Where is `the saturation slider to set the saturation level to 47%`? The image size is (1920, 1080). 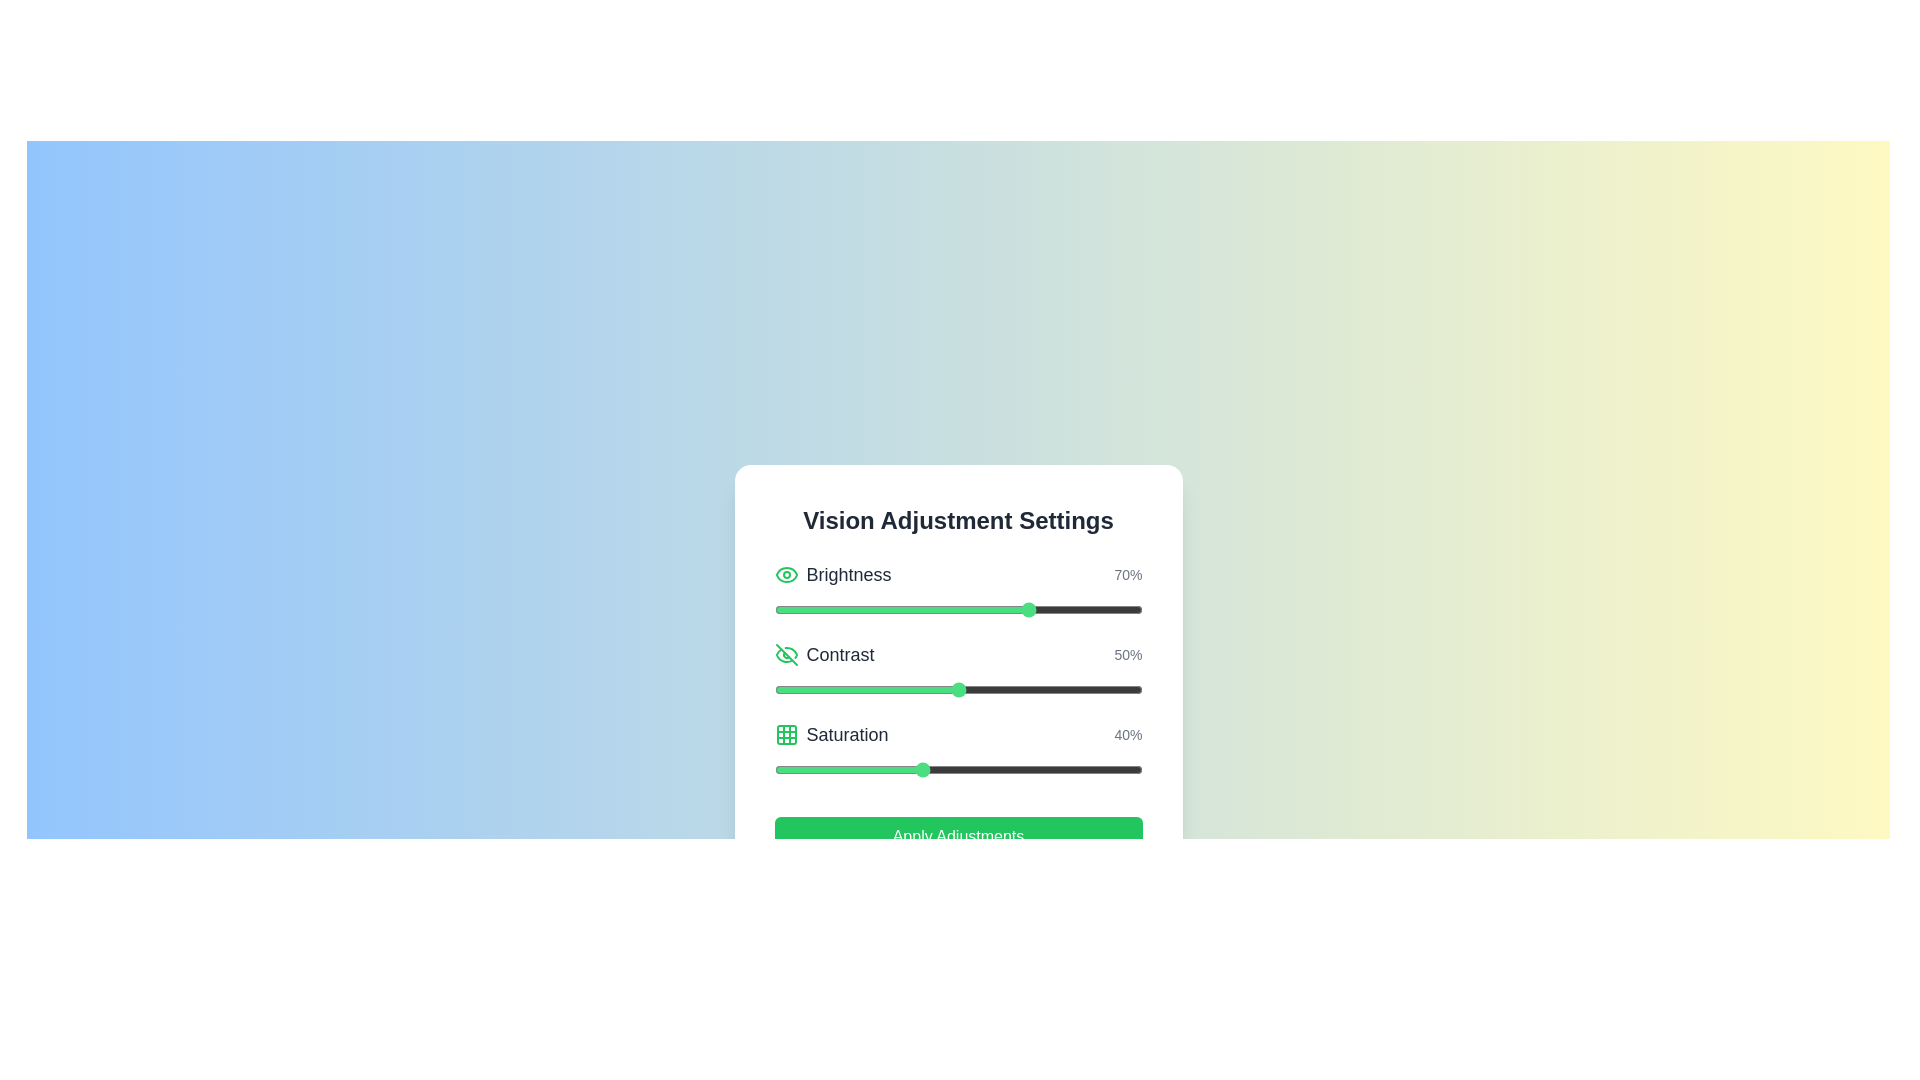
the saturation slider to set the saturation level to 47% is located at coordinates (946, 769).